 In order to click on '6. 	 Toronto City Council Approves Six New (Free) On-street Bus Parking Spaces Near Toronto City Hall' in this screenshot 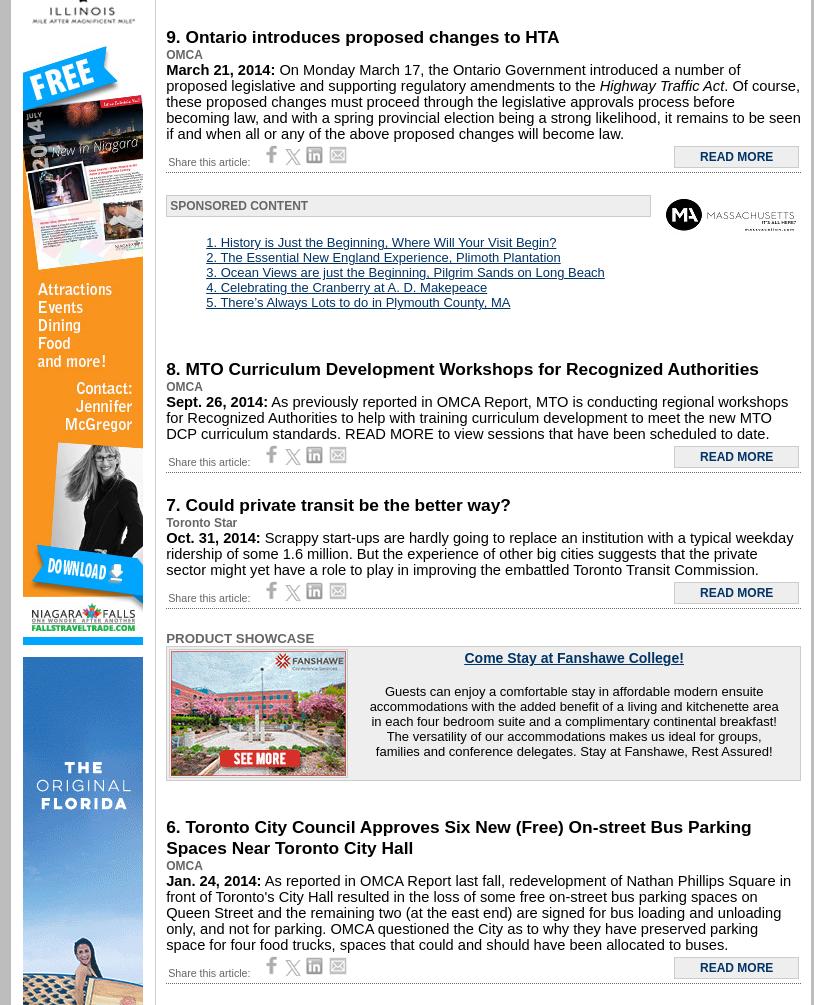, I will do `click(457, 837)`.